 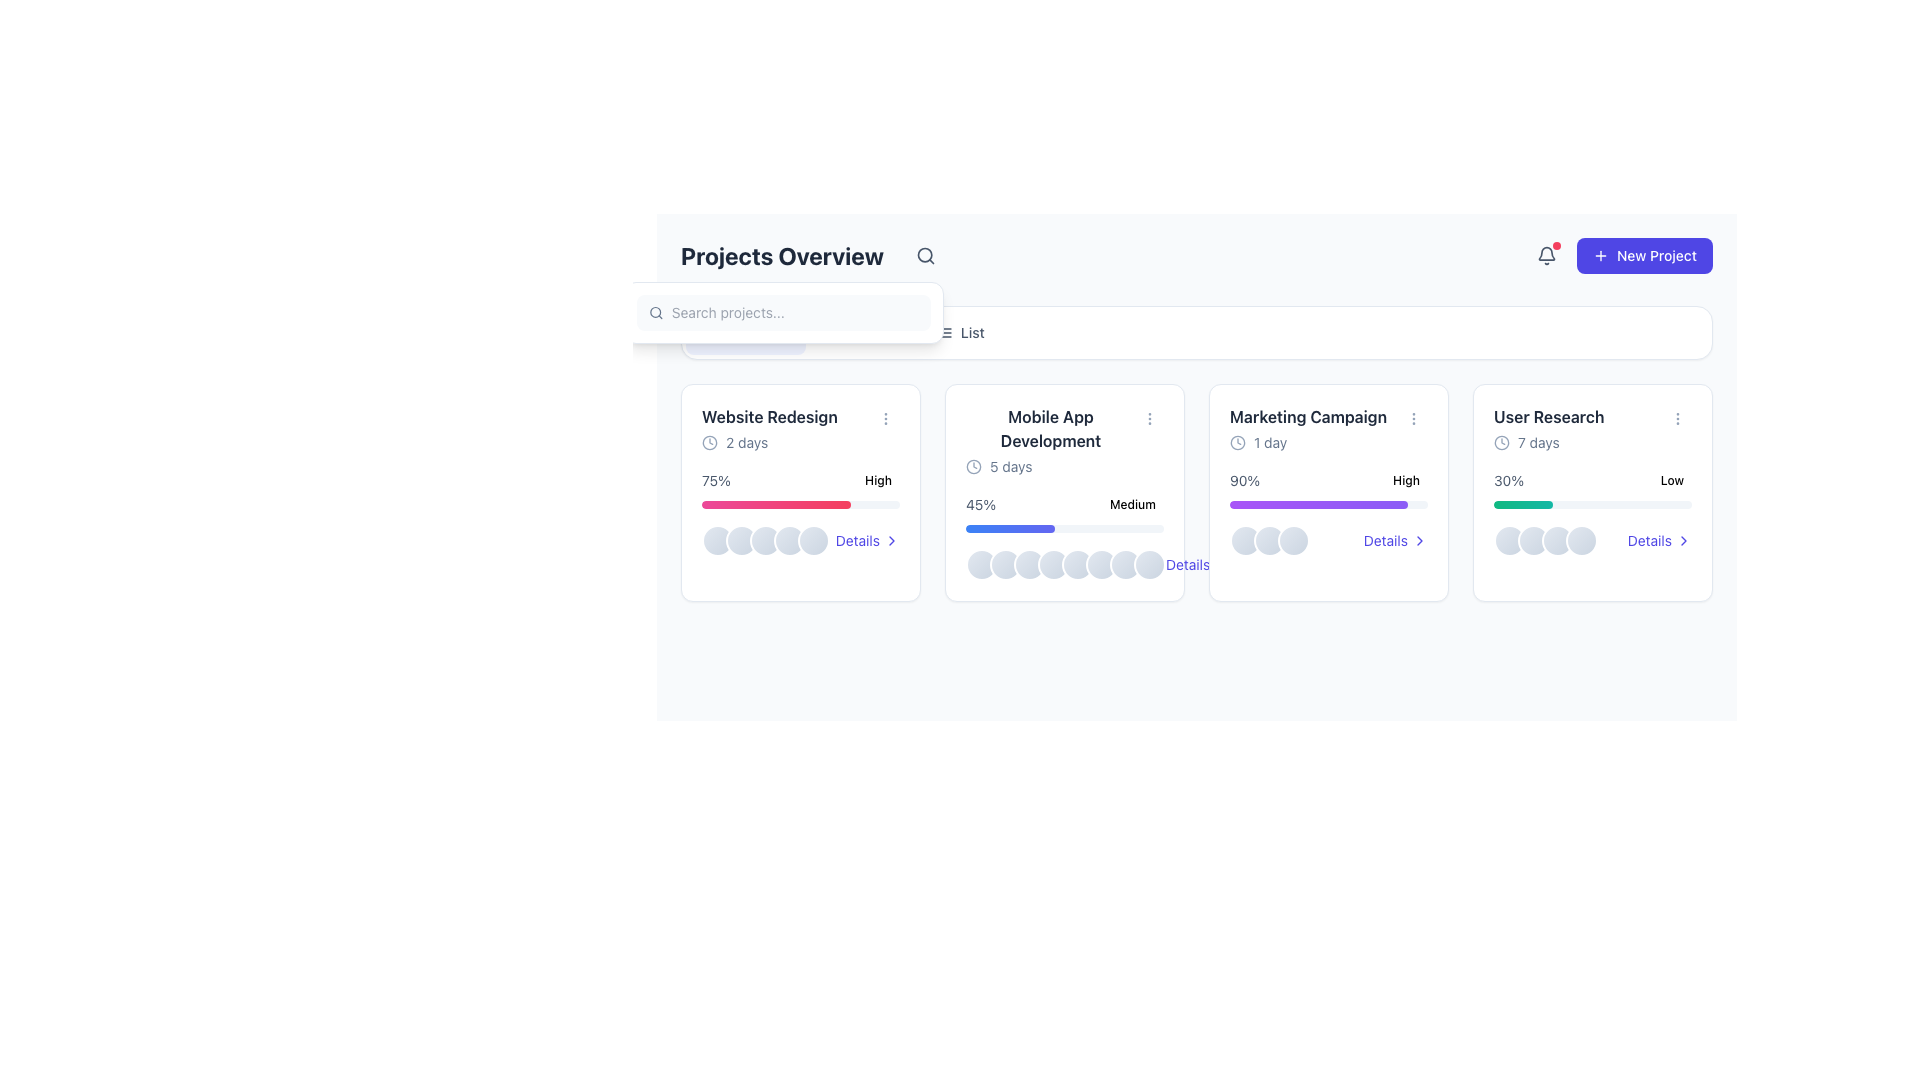 I want to click on the bell-shaped notification icon located in the top-right corner of the interface, so click(x=1545, y=252).